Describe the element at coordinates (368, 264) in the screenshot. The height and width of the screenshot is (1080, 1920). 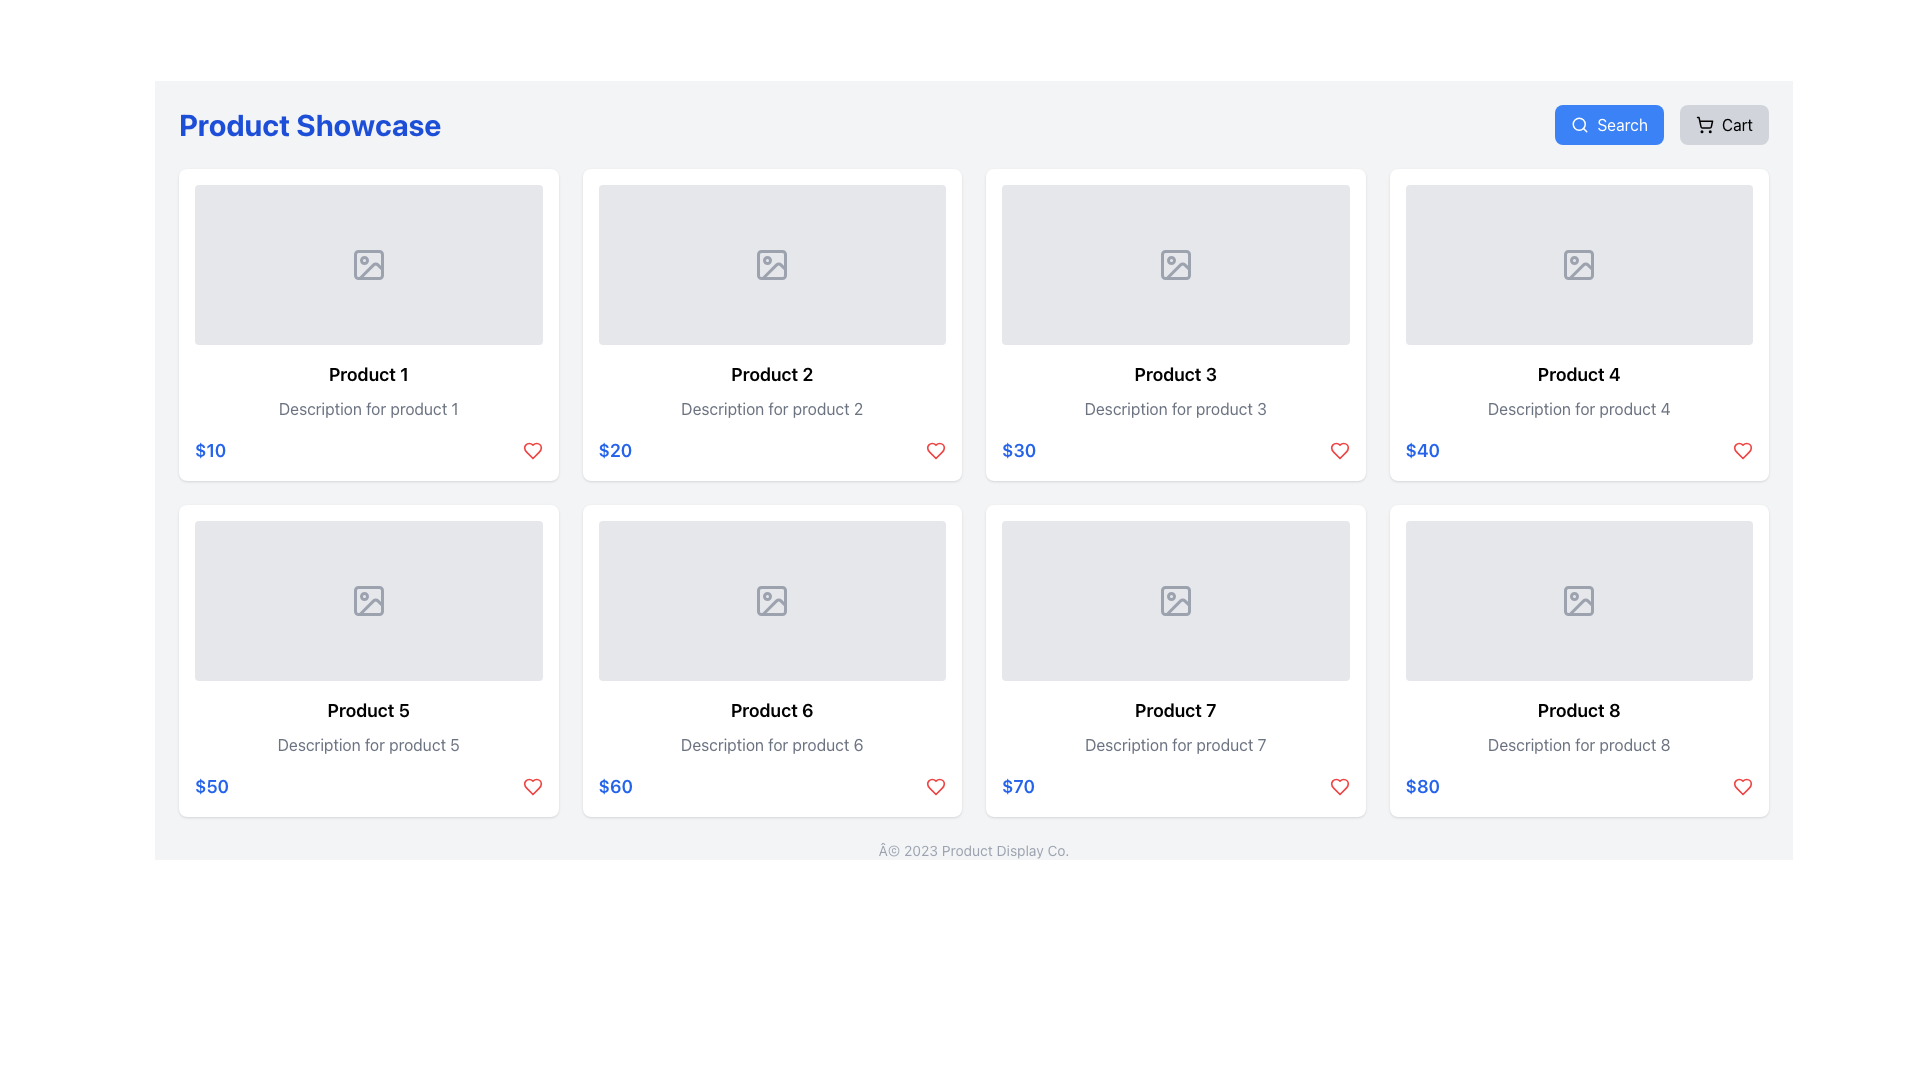
I see `the placeholder icon indicating the absence of an image for 'Product 1'` at that location.